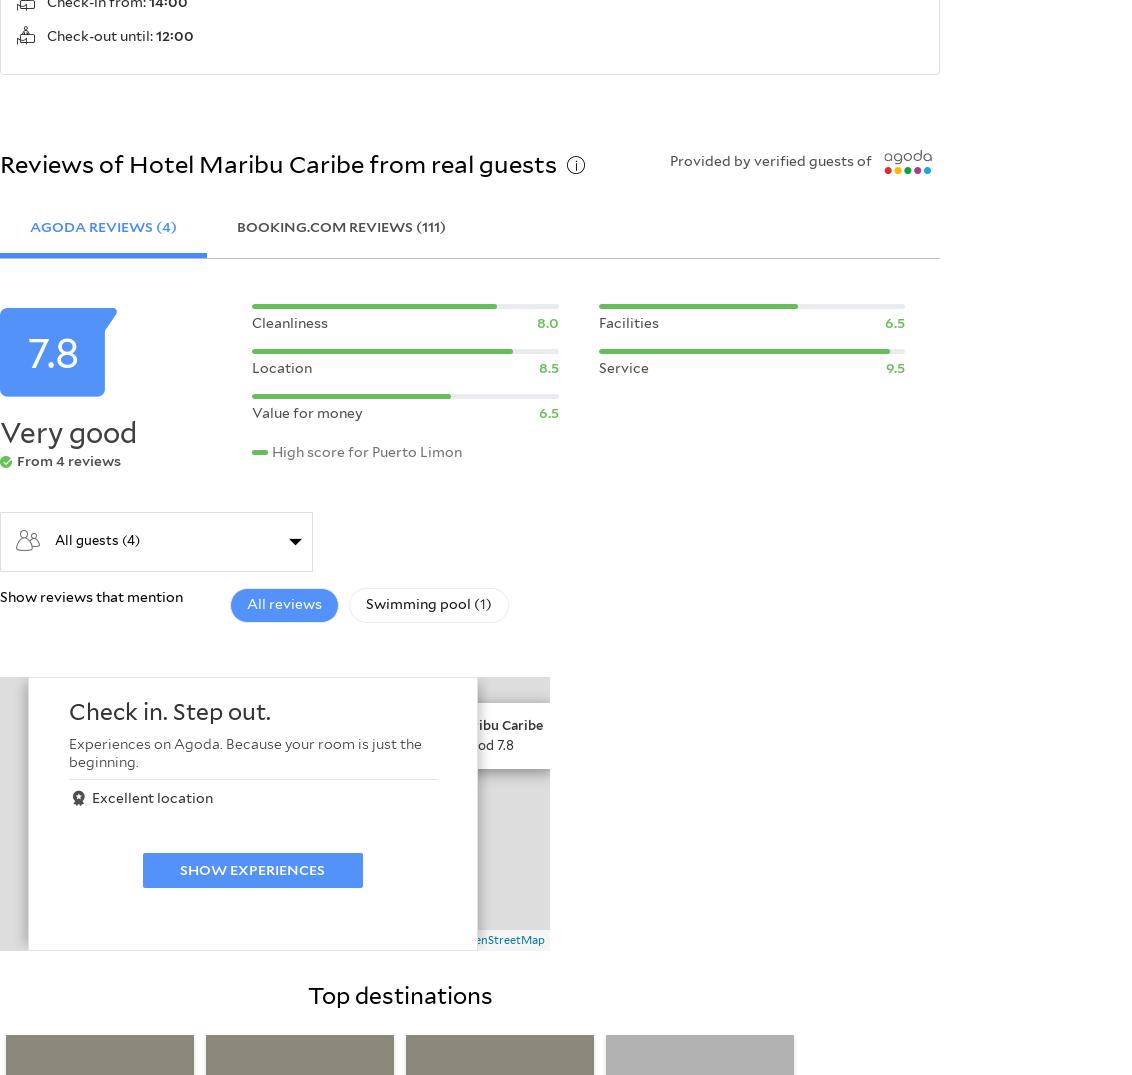  Describe the element at coordinates (306, 411) in the screenshot. I see `'Value for money'` at that location.